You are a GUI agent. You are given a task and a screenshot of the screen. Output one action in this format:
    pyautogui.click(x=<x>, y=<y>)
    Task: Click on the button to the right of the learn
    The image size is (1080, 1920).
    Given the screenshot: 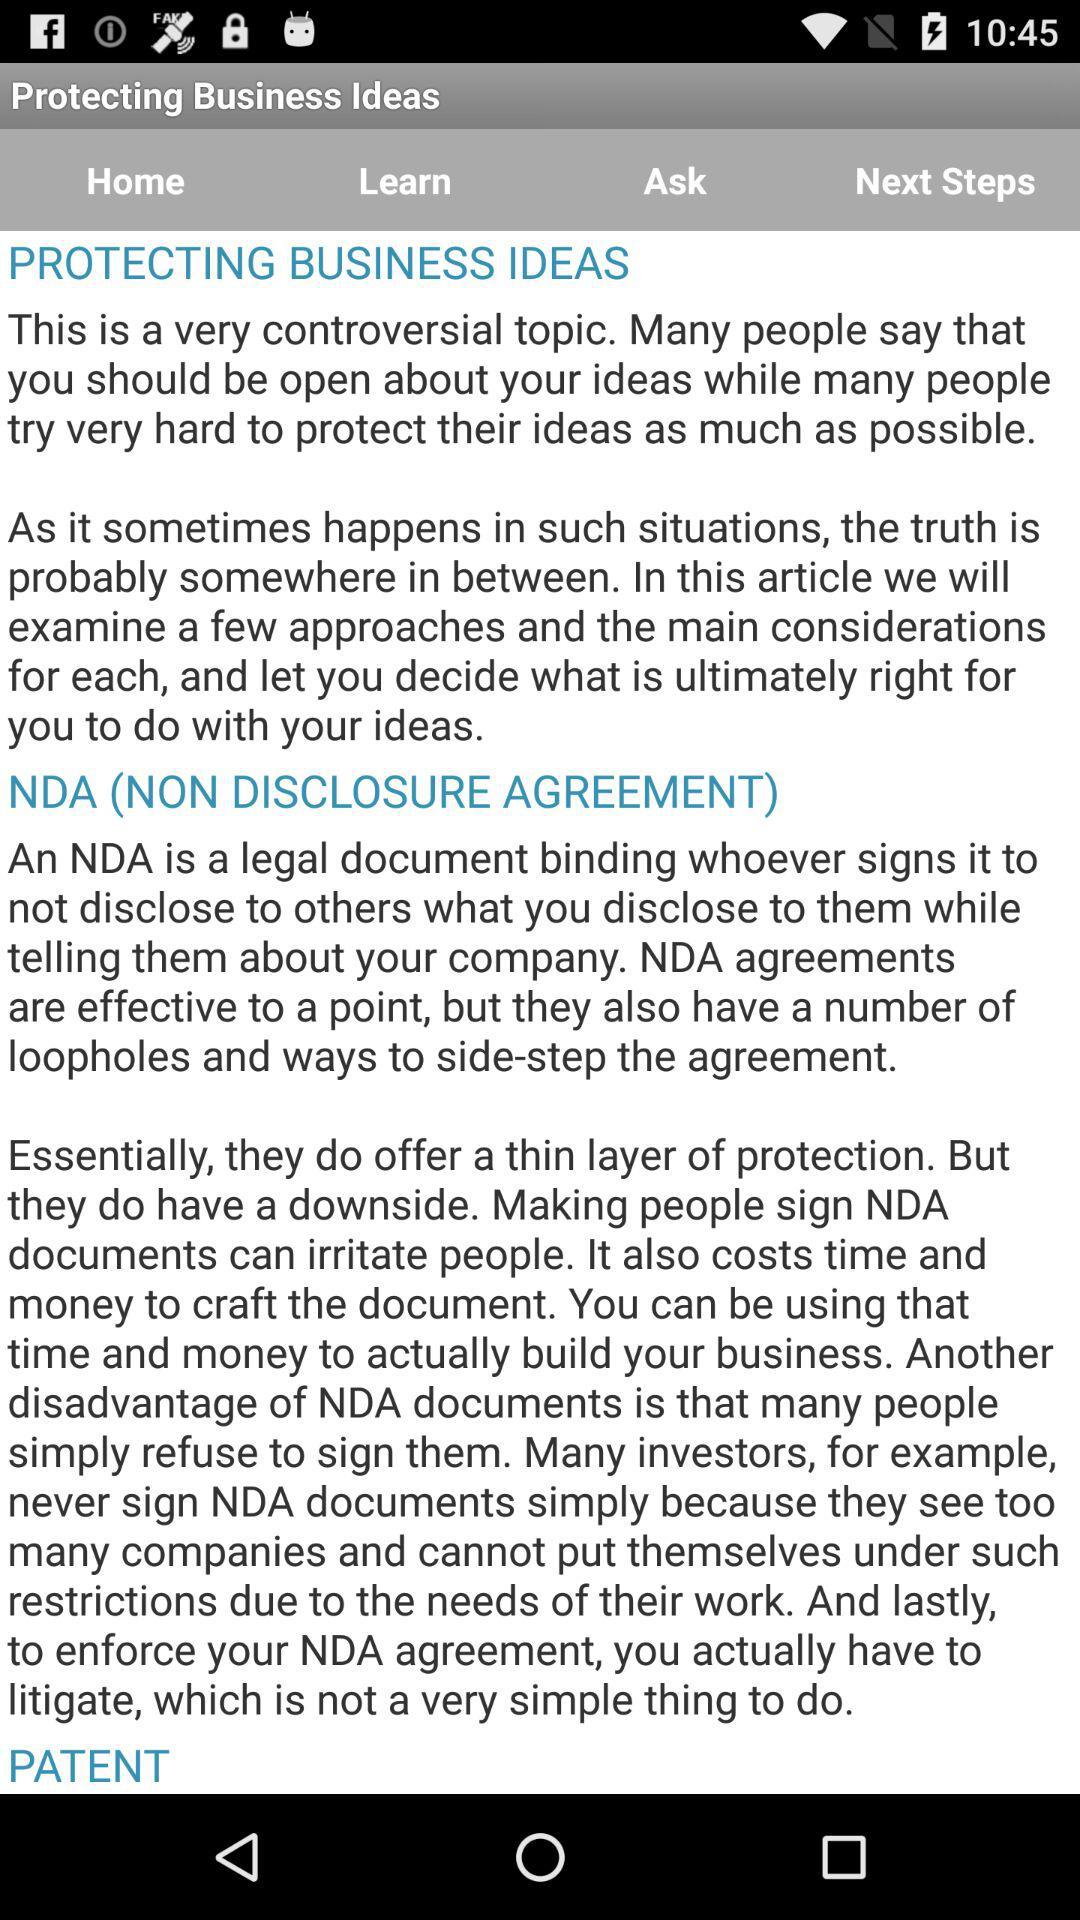 What is the action you would take?
    pyautogui.click(x=675, y=180)
    